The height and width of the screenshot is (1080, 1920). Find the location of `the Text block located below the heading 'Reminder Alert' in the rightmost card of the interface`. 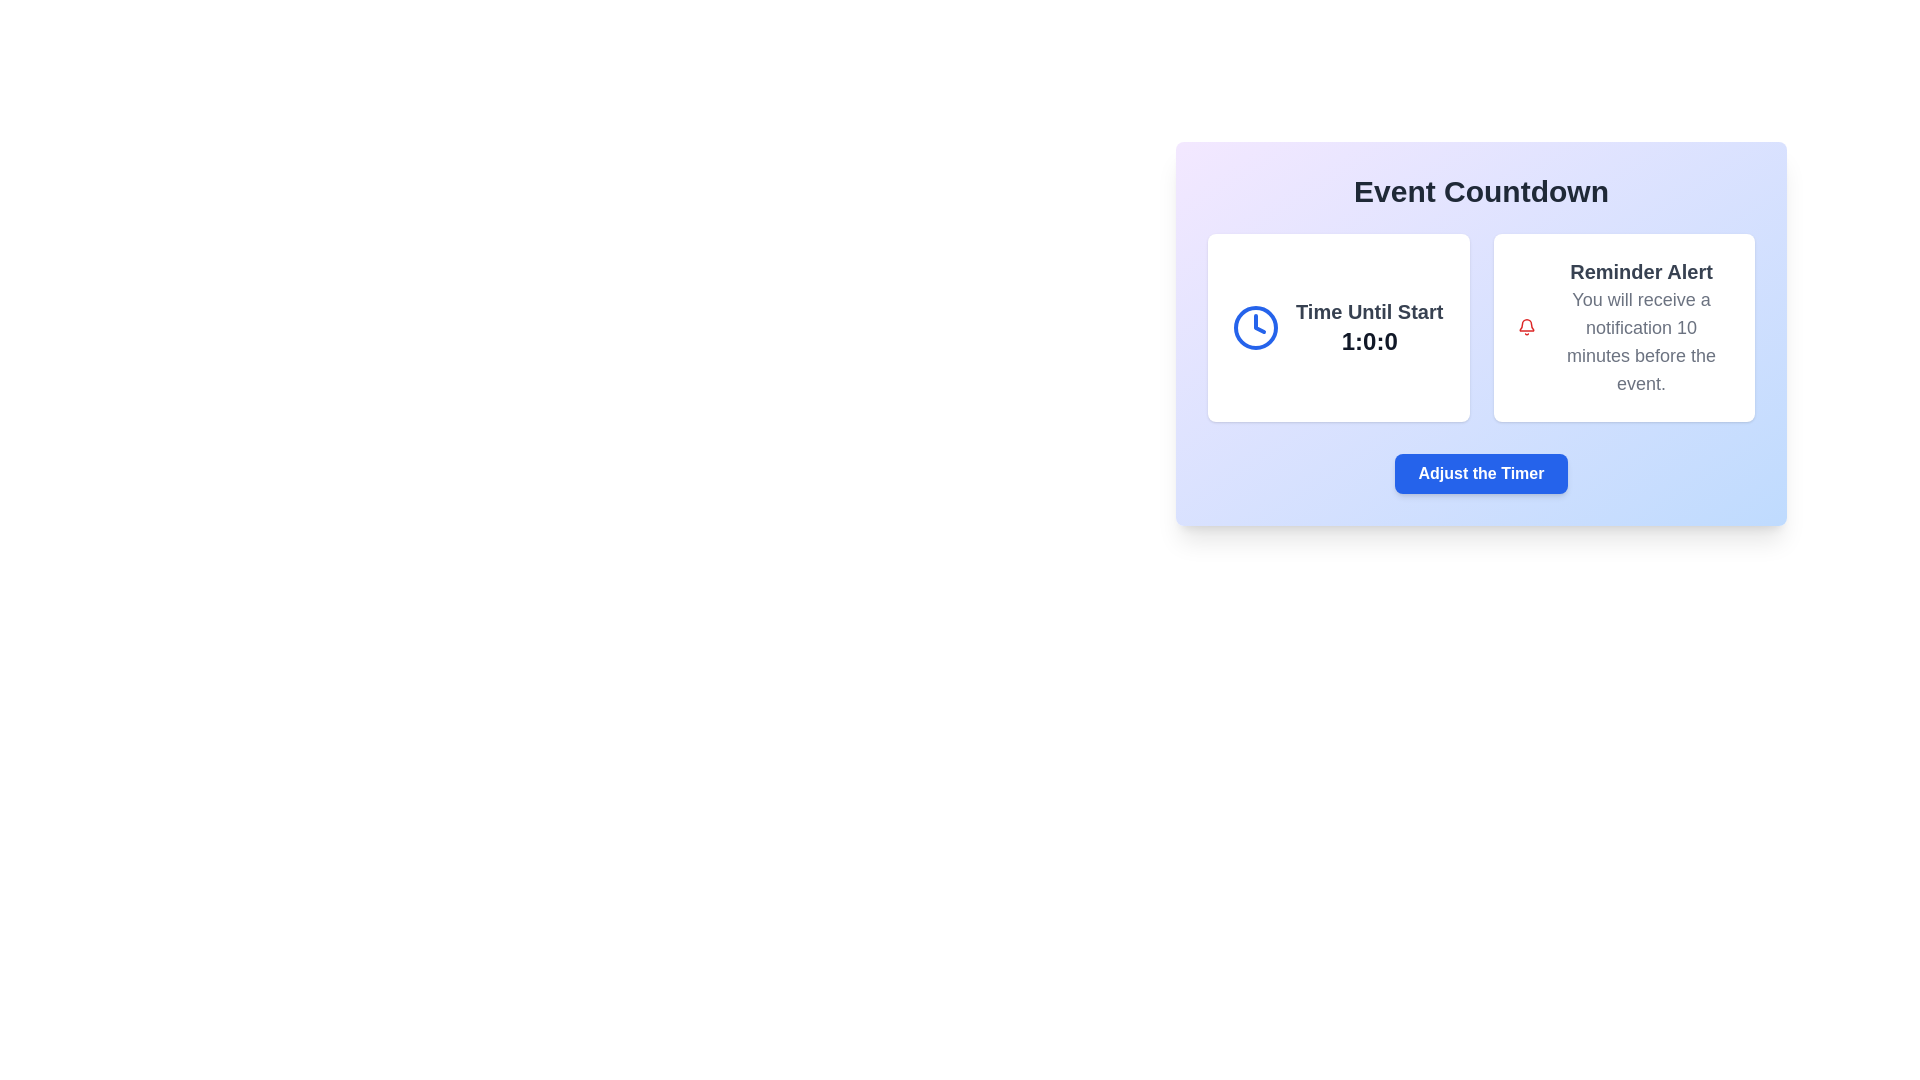

the Text block located below the heading 'Reminder Alert' in the rightmost card of the interface is located at coordinates (1641, 341).